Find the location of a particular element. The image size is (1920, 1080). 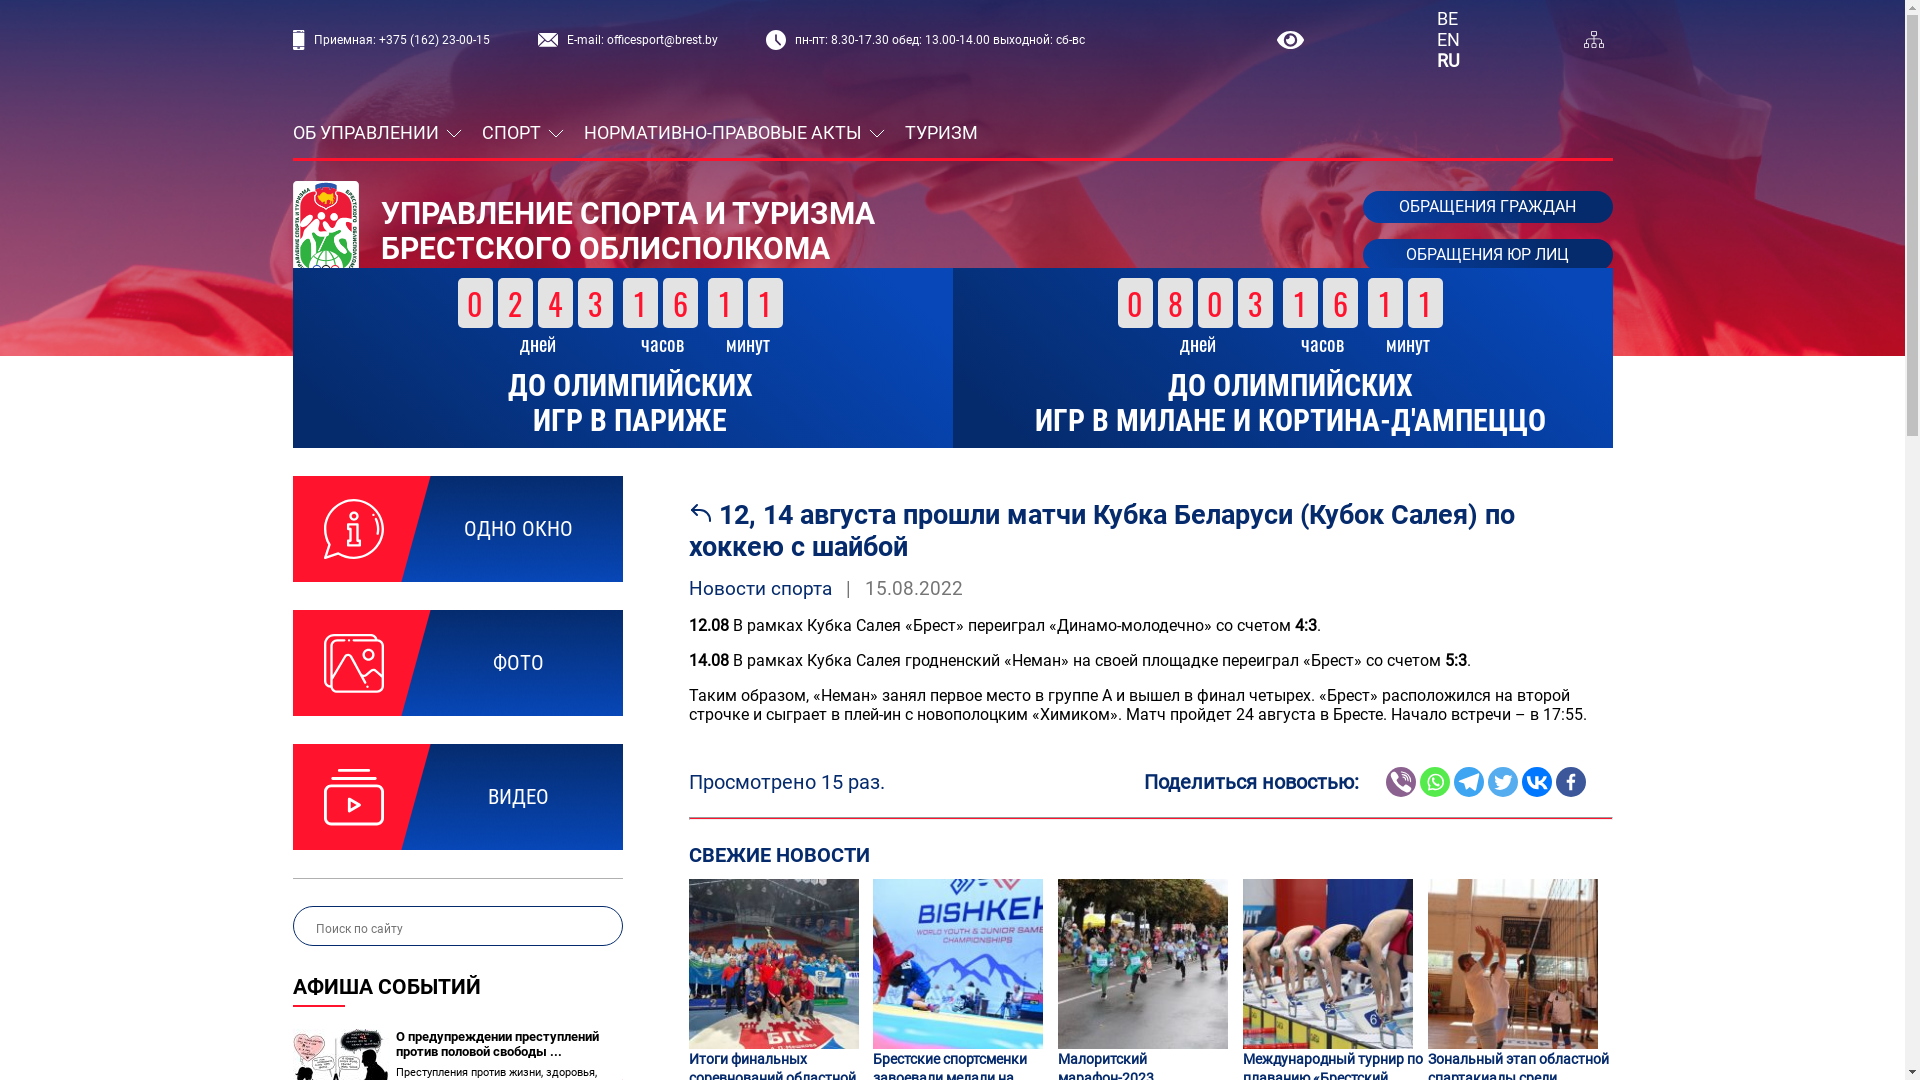

'BE' is located at coordinates (1448, 18).